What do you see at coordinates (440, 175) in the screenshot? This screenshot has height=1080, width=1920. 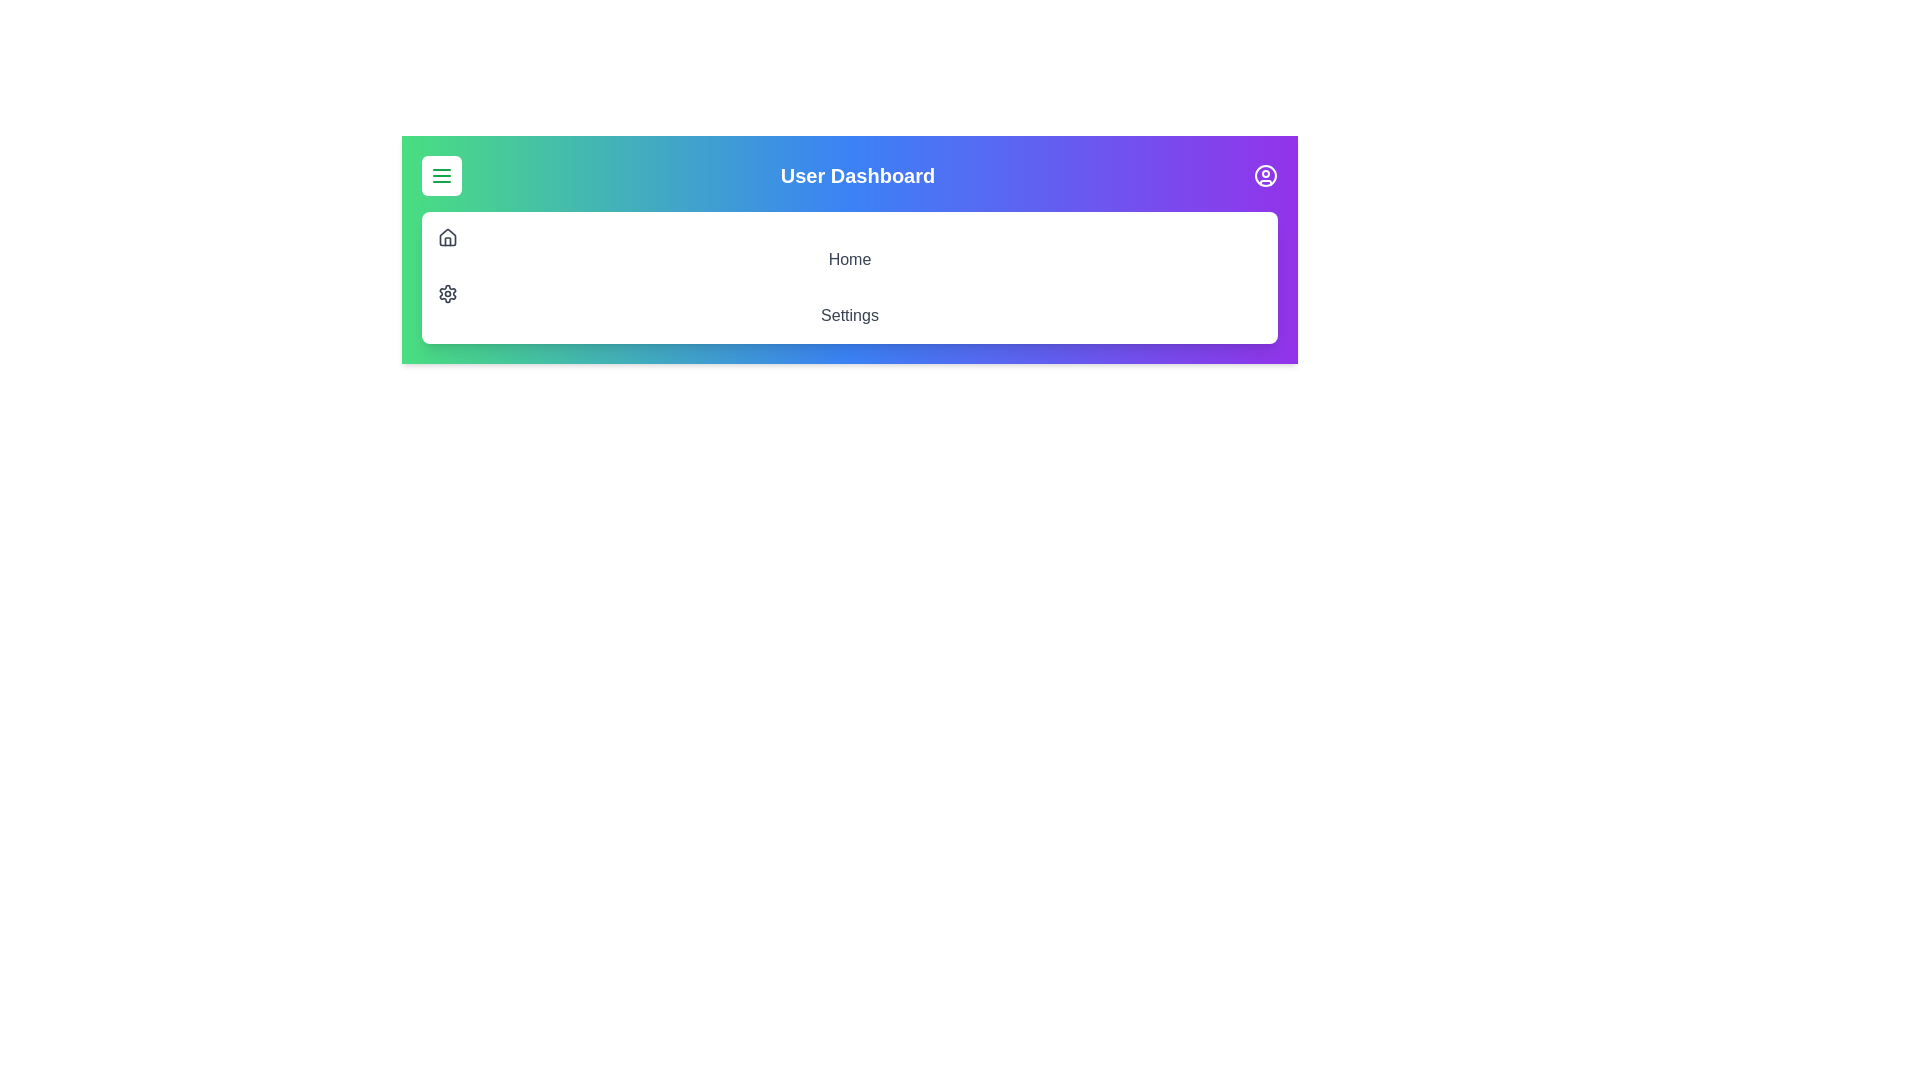 I see `the menu button to toggle the menu visibility` at bounding box center [440, 175].